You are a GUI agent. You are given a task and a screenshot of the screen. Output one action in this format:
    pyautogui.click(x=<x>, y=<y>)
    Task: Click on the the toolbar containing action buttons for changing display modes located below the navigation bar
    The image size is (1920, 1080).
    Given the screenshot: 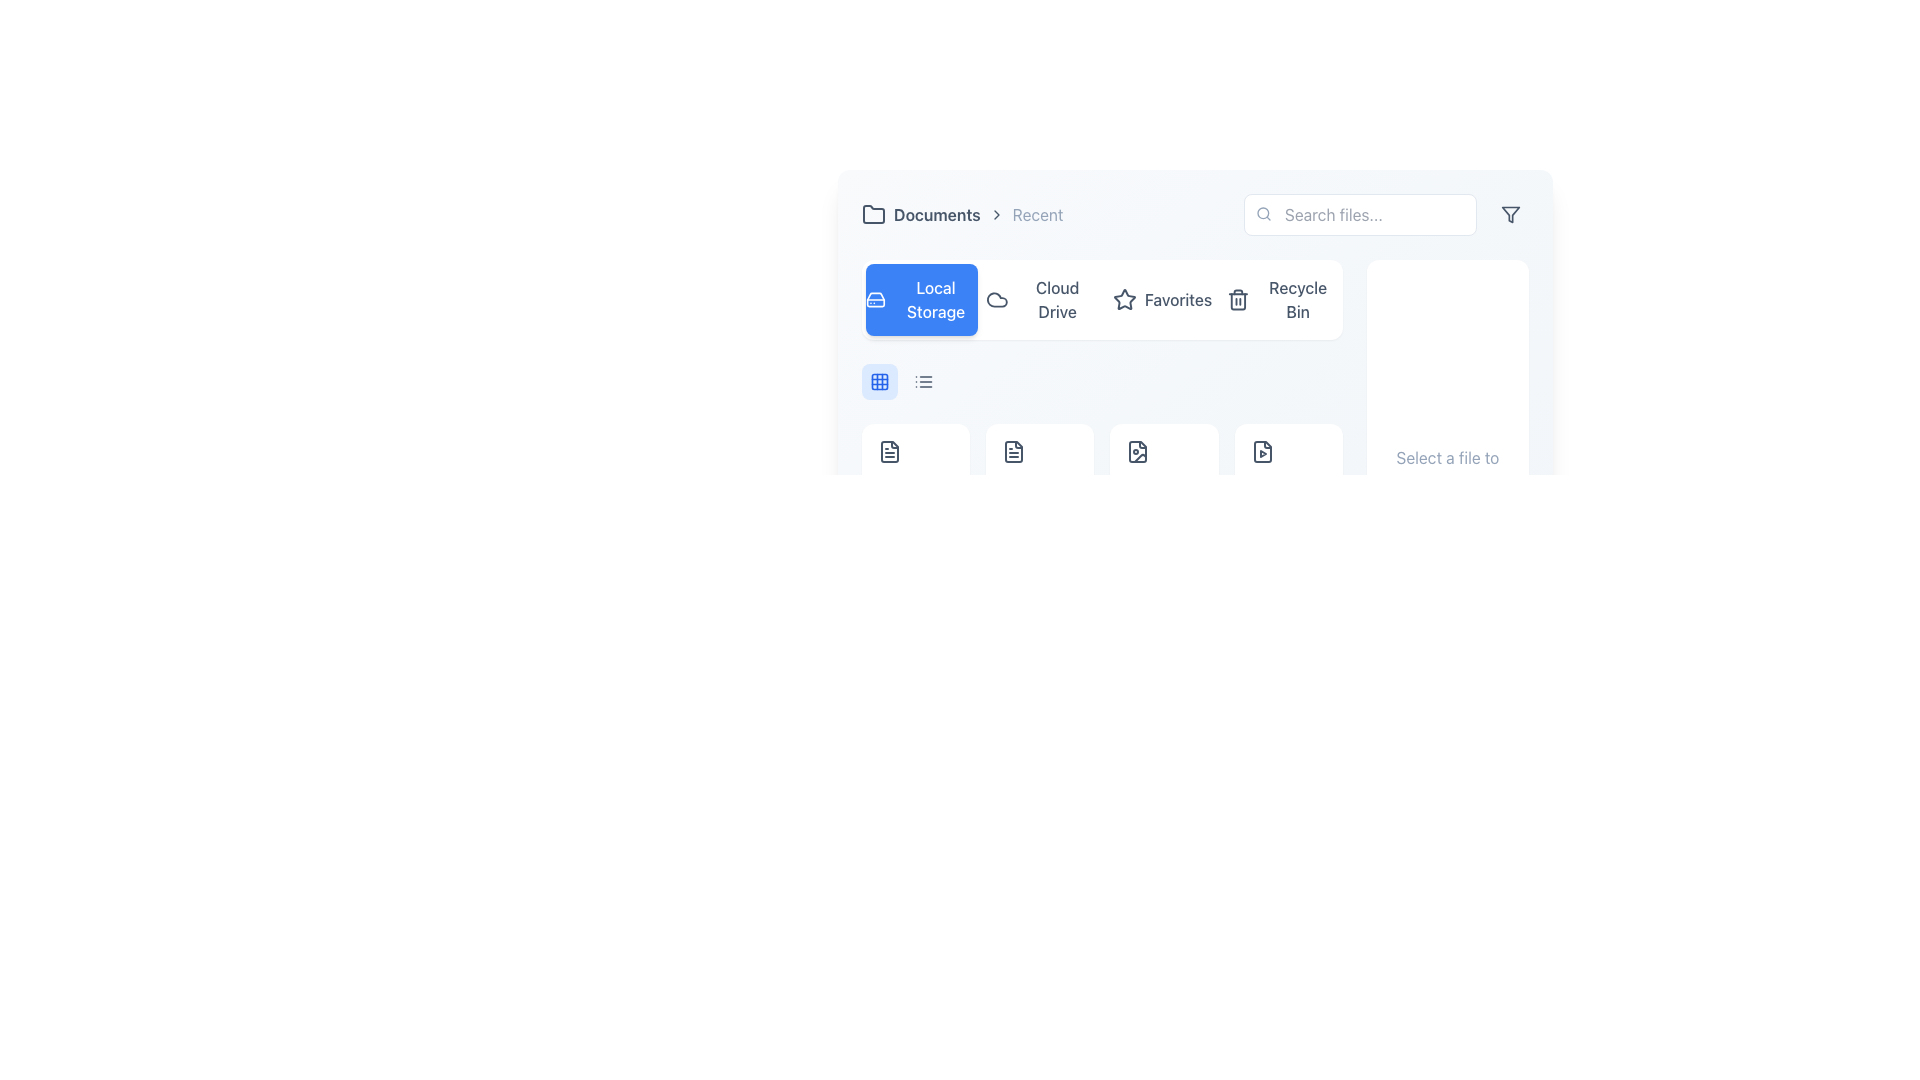 What is the action you would take?
    pyautogui.click(x=1101, y=381)
    